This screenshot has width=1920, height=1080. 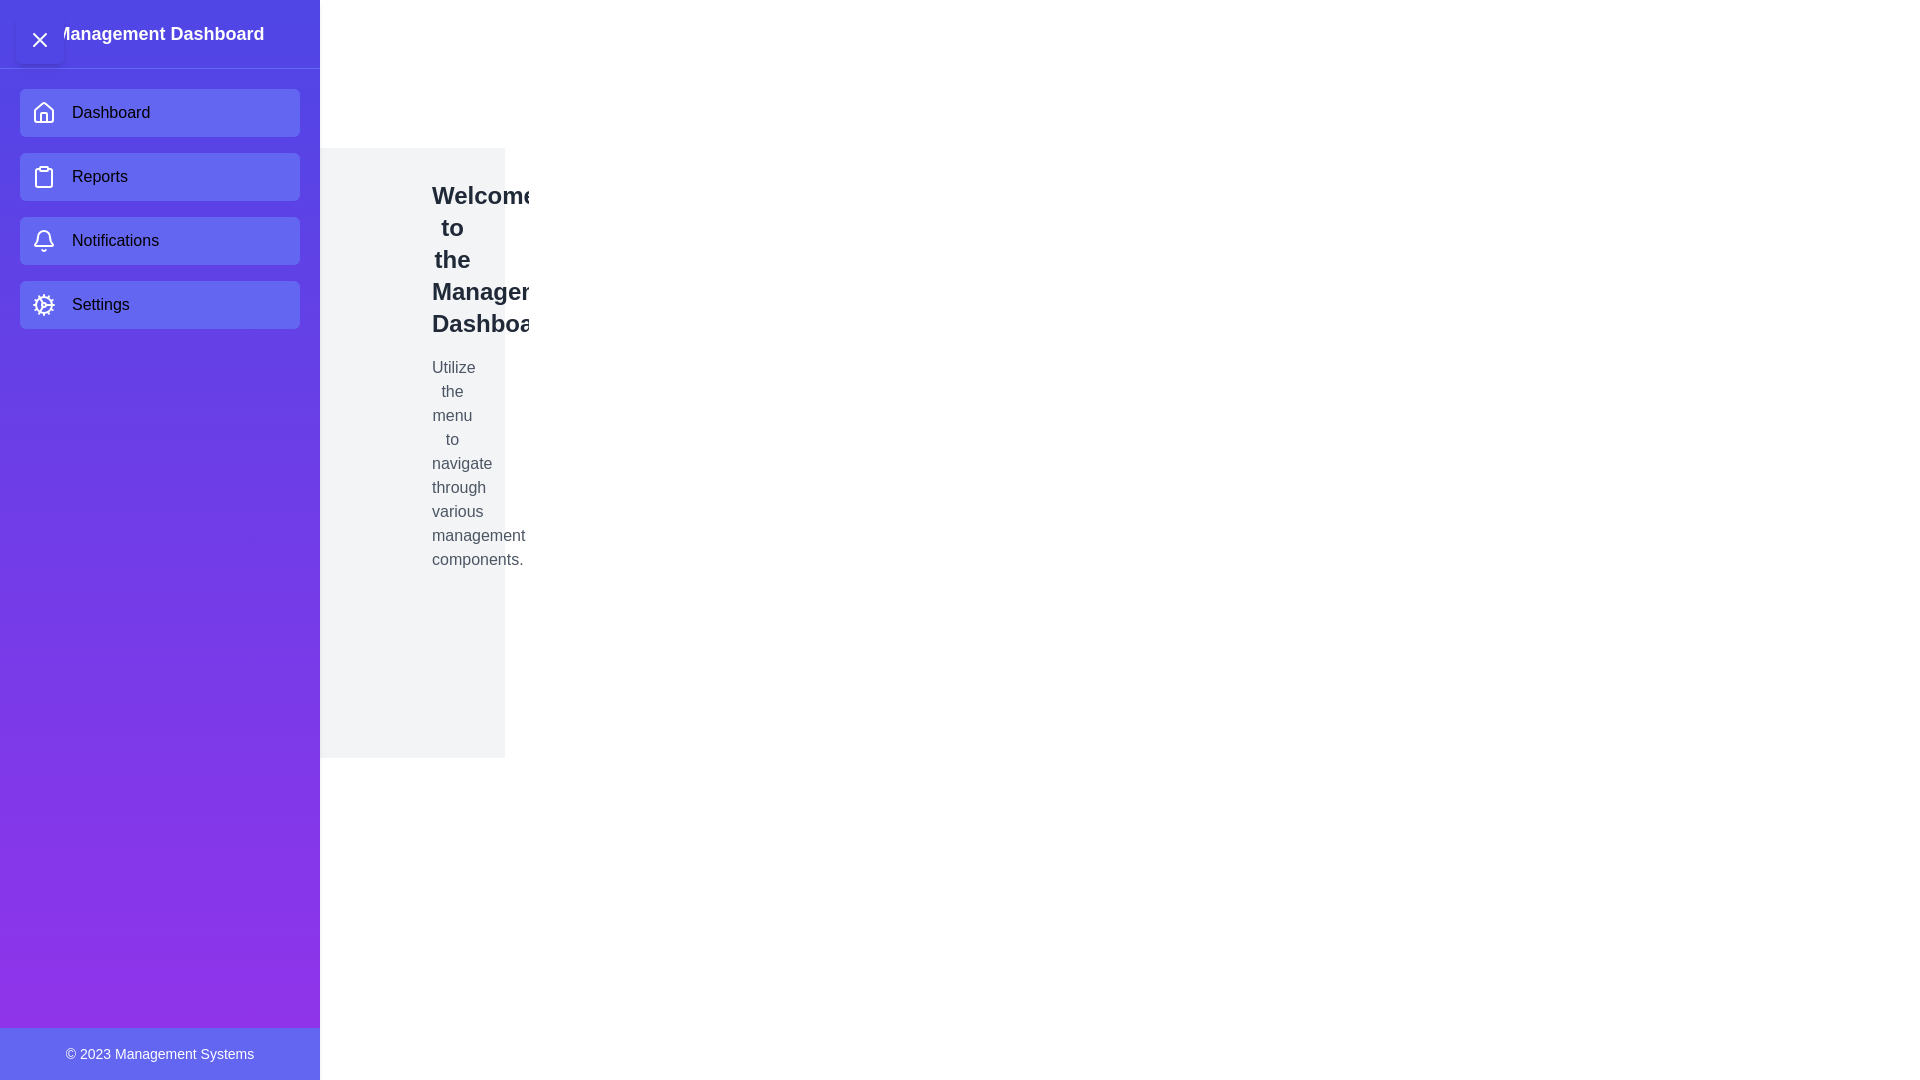 What do you see at coordinates (158, 304) in the screenshot?
I see `the 'Settings' navigation button located below the 'Notifications' button in the left sidebar` at bounding box center [158, 304].